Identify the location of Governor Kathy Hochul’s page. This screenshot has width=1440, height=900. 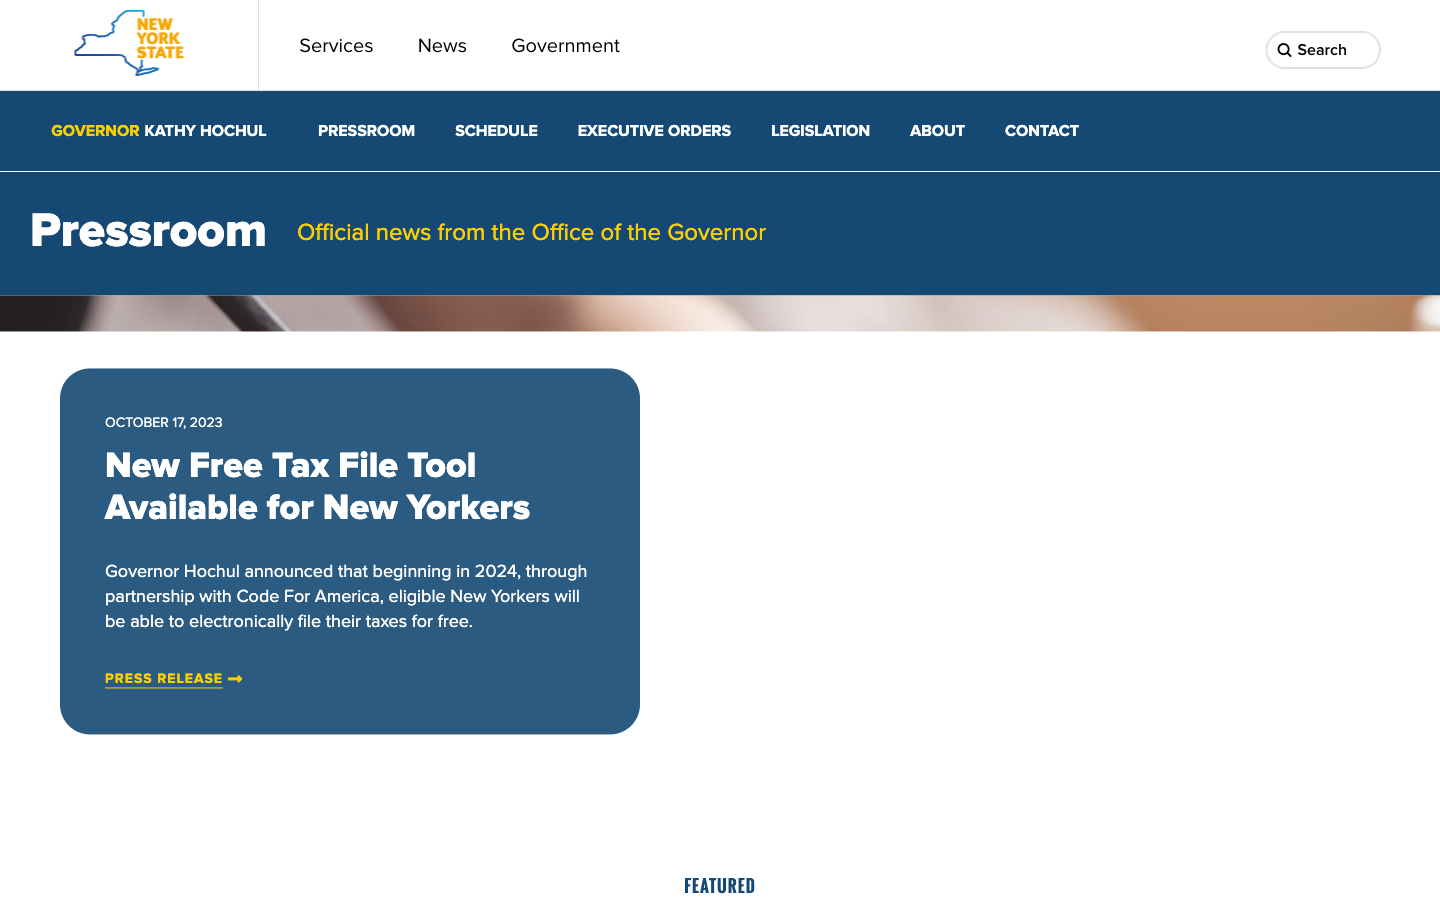
(157, 131).